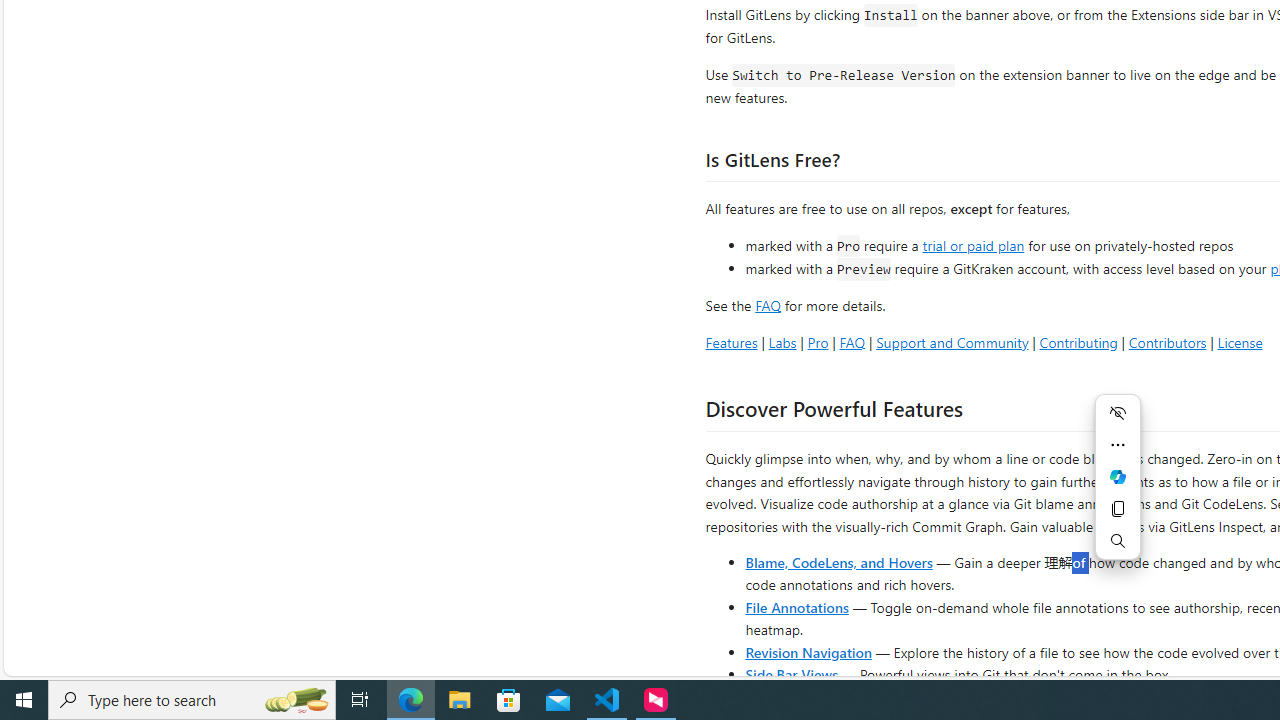 The height and width of the screenshot is (720, 1280). Describe the element at coordinates (817, 341) in the screenshot. I see `'Pro'` at that location.